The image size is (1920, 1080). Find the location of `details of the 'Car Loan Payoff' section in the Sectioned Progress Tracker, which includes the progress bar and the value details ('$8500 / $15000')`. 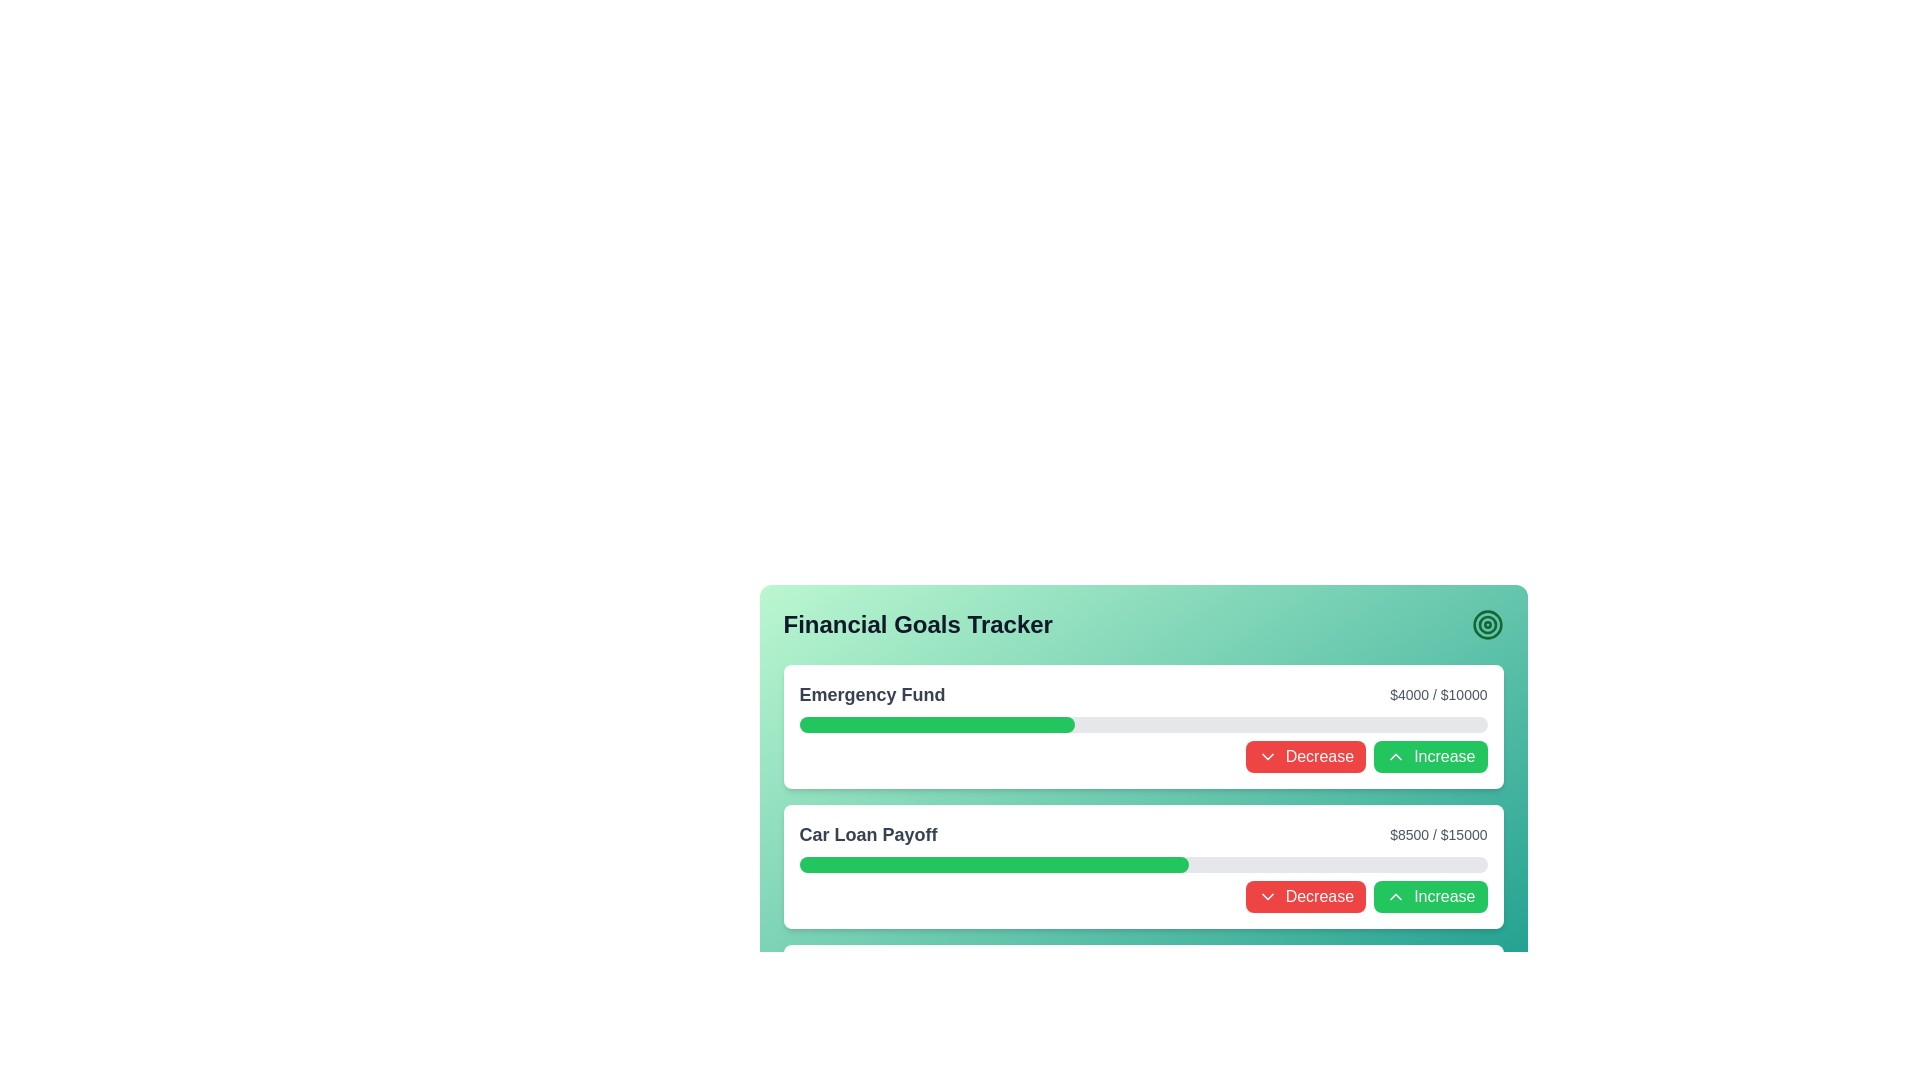

details of the 'Car Loan Payoff' section in the Sectioned Progress Tracker, which includes the progress bar and the value details ('$8500 / $15000') is located at coordinates (1143, 866).